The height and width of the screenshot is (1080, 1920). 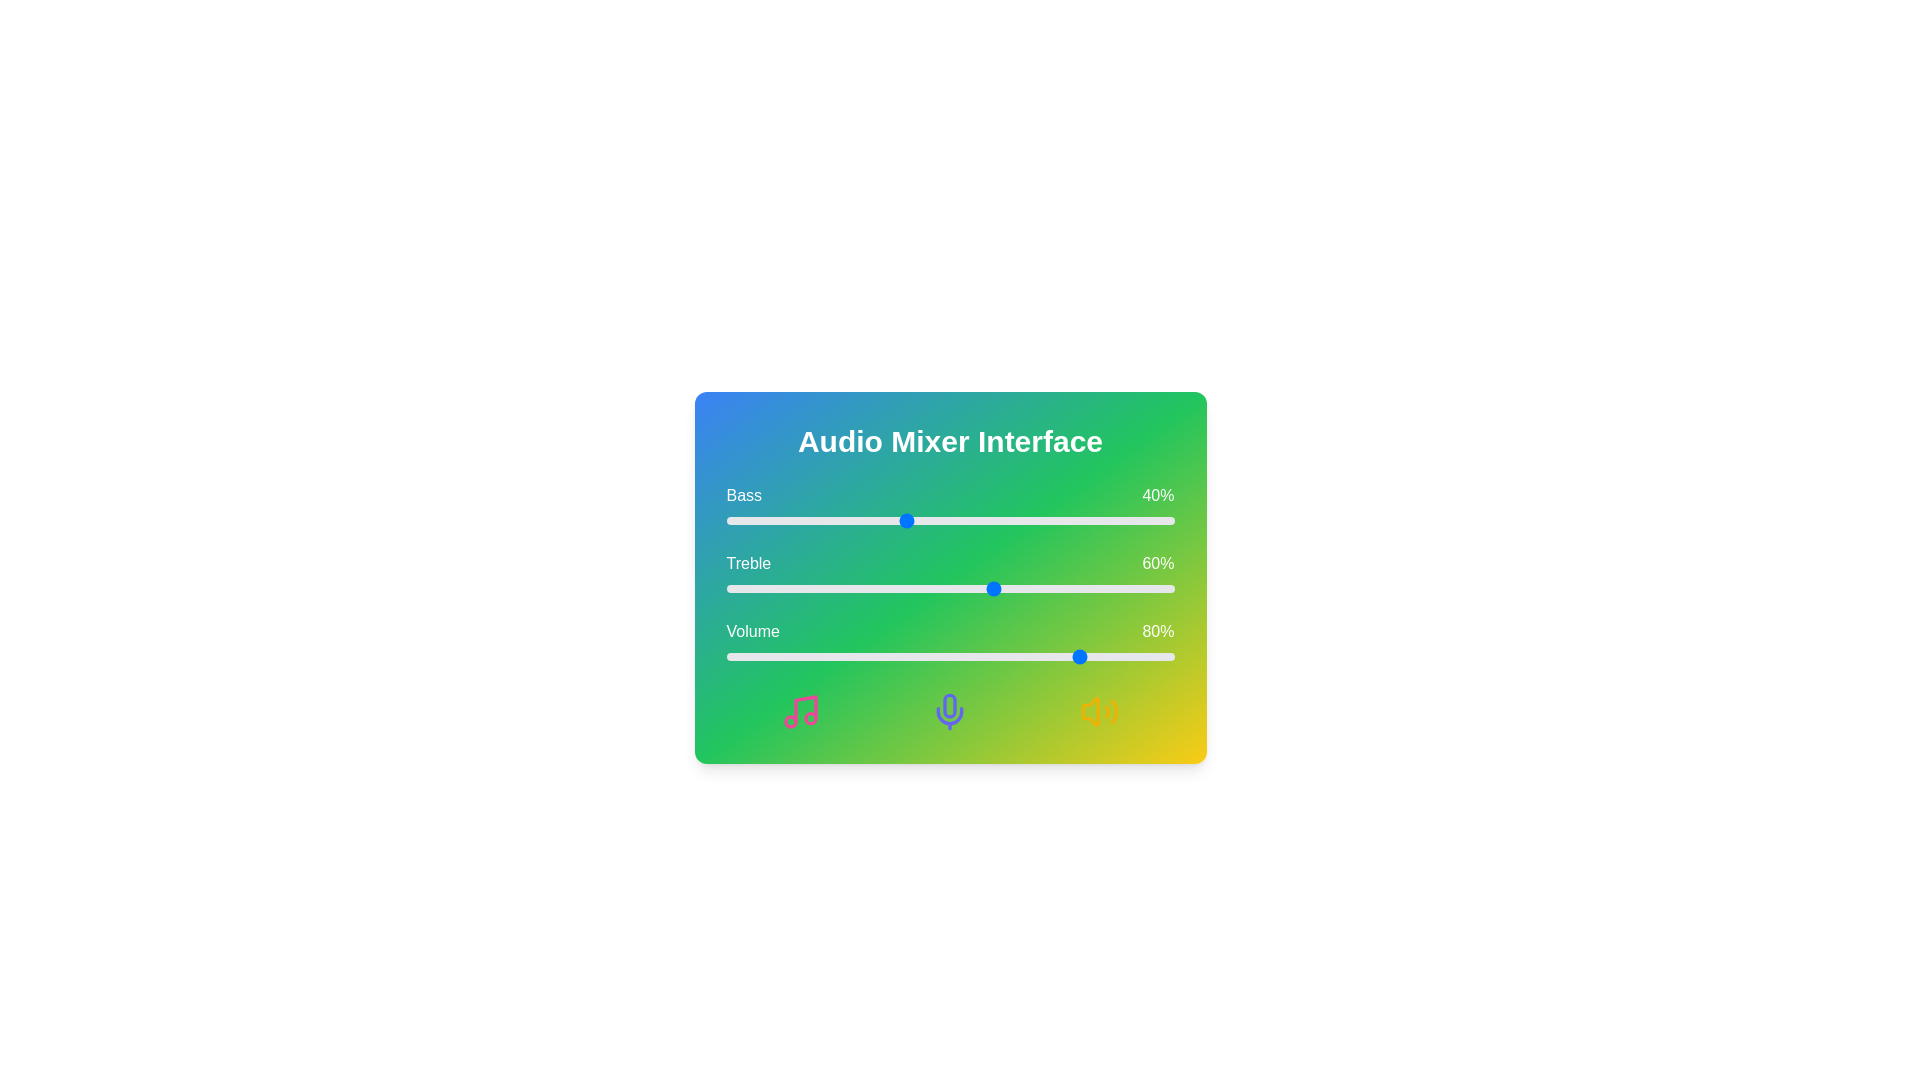 What do you see at coordinates (981, 519) in the screenshot?
I see `the Bass level slider to 57%` at bounding box center [981, 519].